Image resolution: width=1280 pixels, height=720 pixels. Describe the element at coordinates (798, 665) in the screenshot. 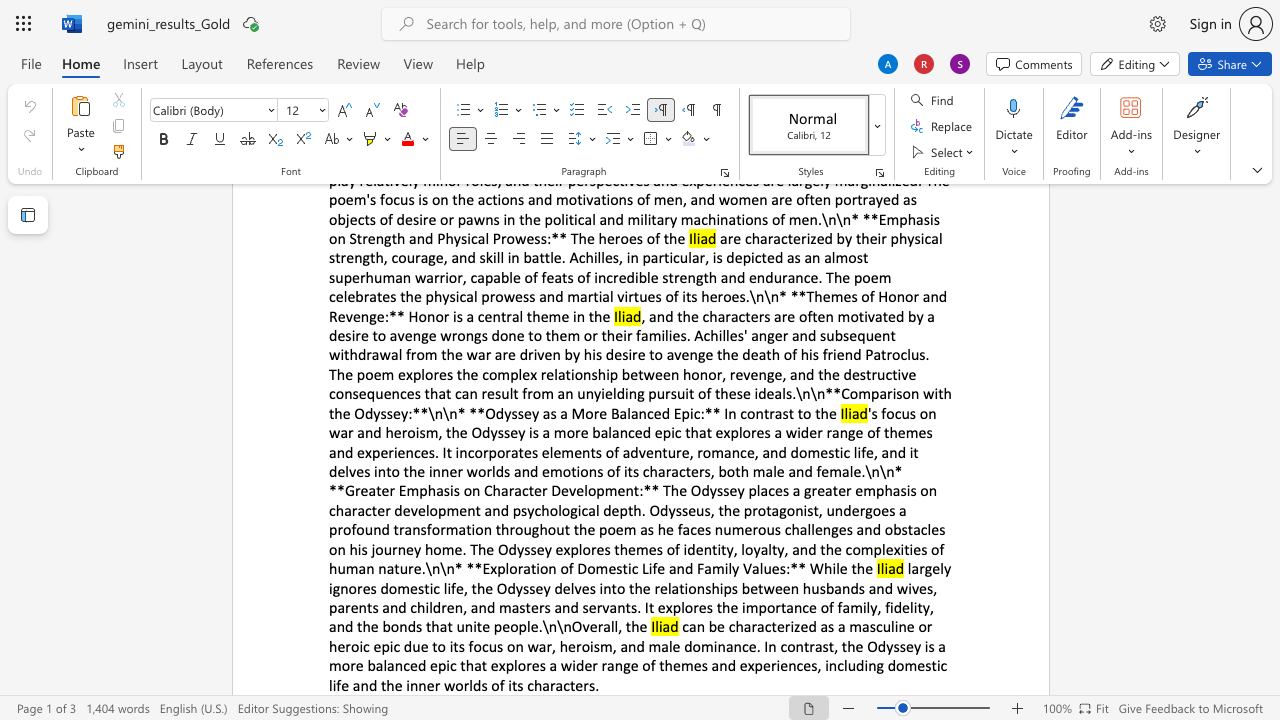

I see `the 12th character "c" in the text` at that location.